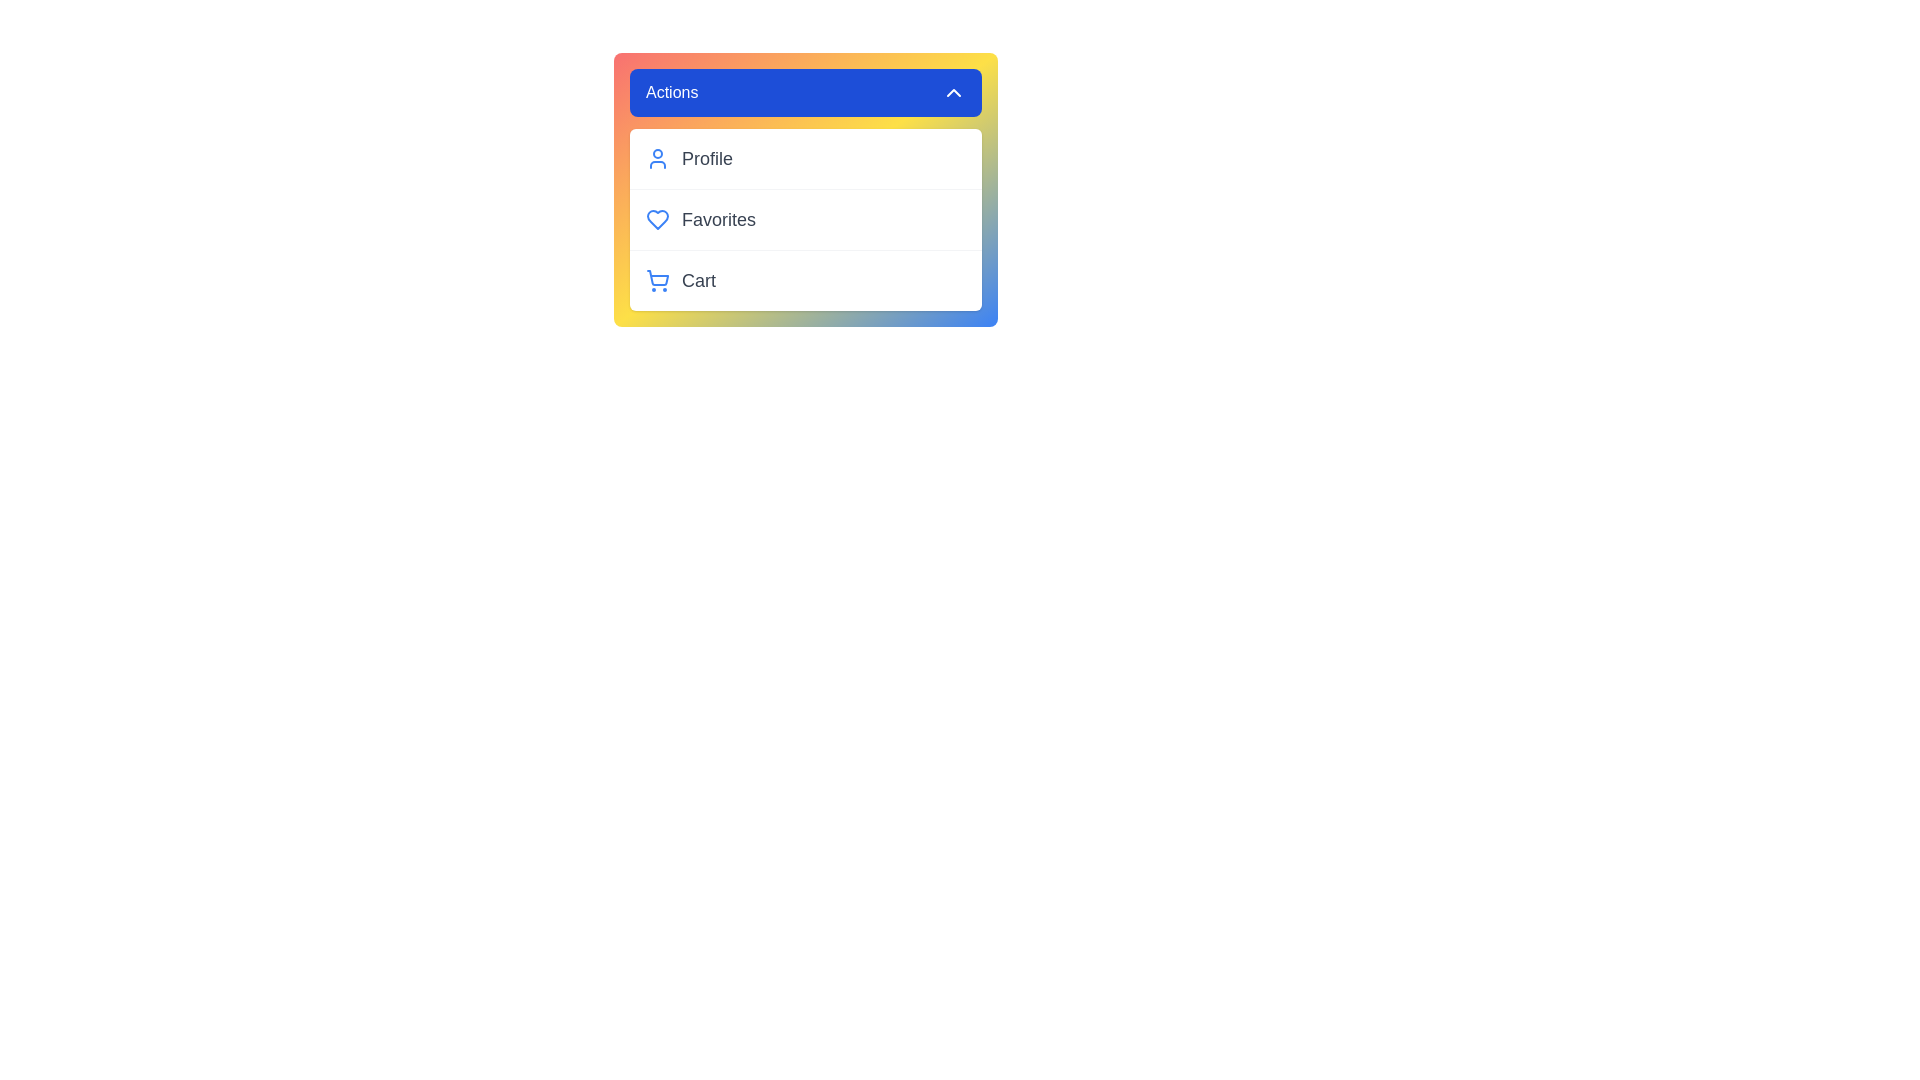 The width and height of the screenshot is (1920, 1080). Describe the element at coordinates (719, 219) in the screenshot. I see `the 'Favorites' text label located in the second row of the vertical menu labeled 'Actions', which is positioned below the 'Profile' row and above the 'Cart' row` at that location.